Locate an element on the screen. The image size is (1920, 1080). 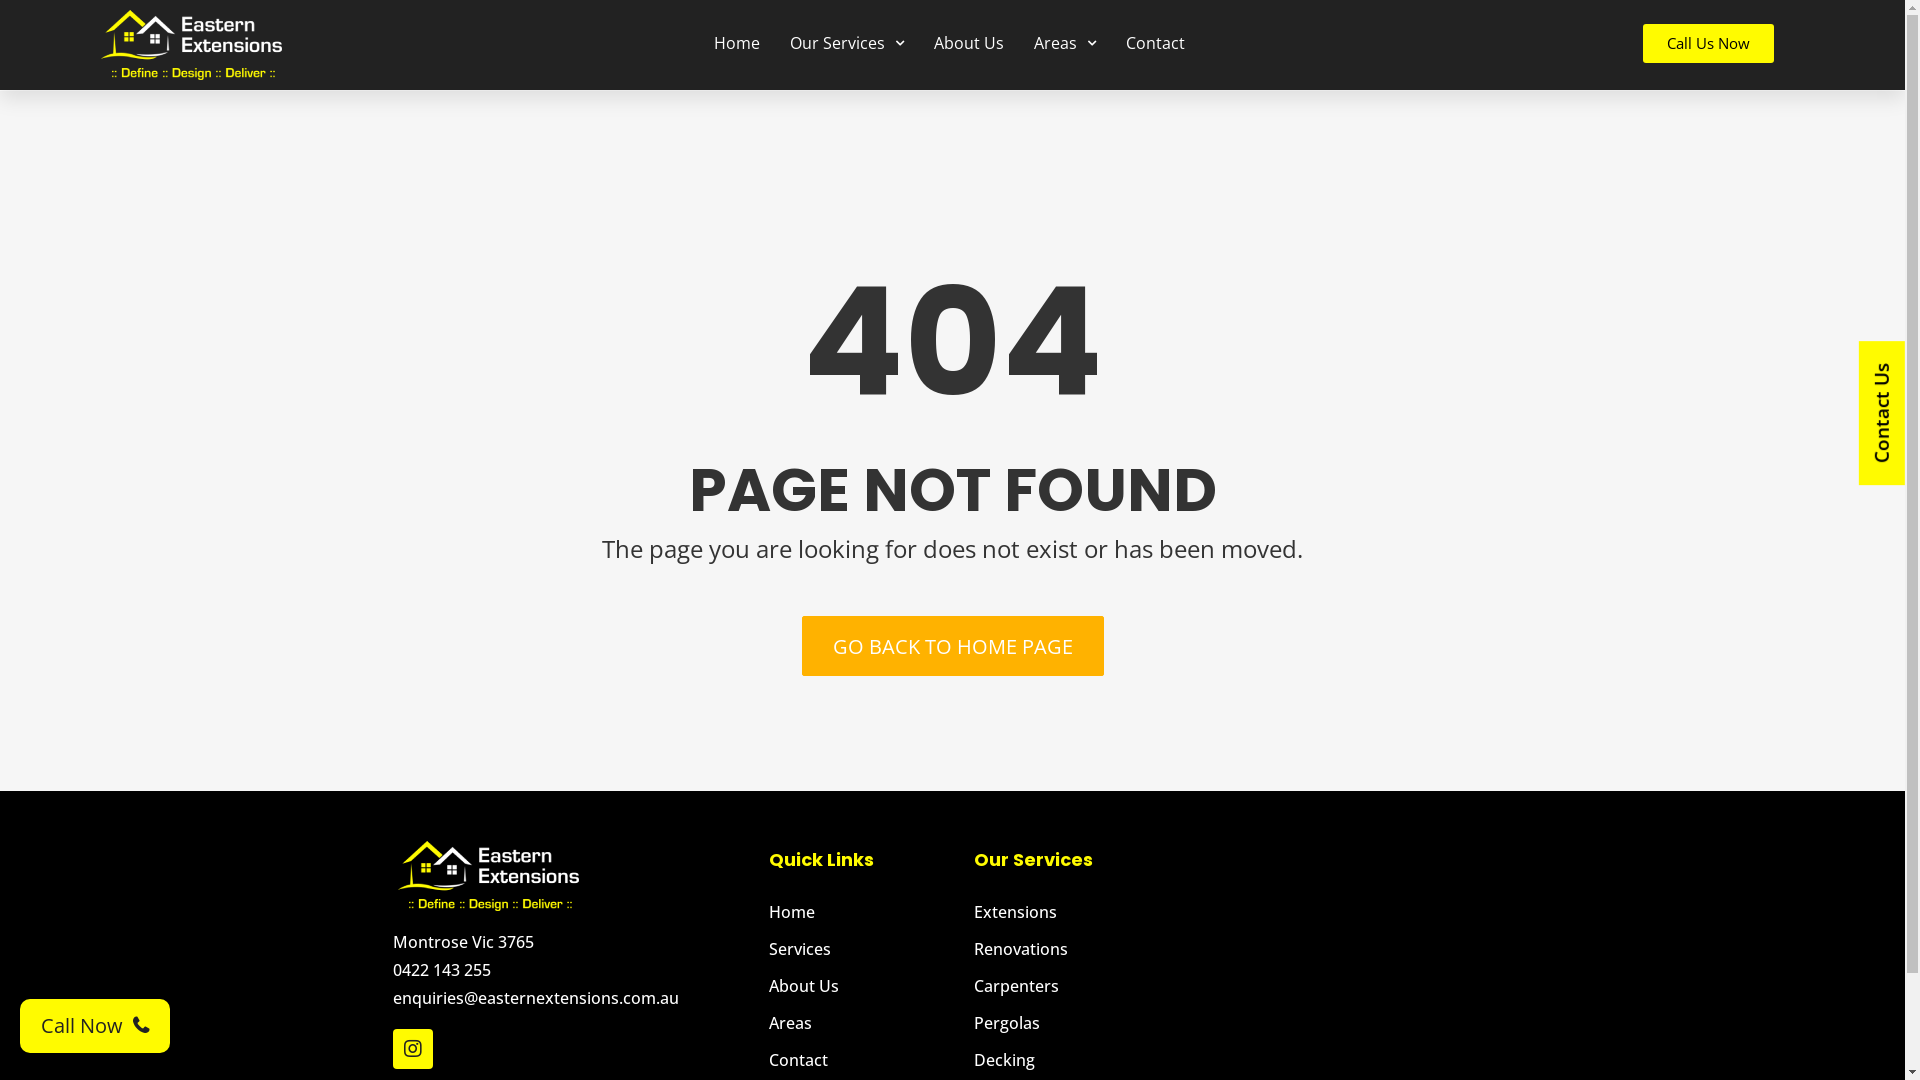
'Home' is located at coordinates (861, 911).